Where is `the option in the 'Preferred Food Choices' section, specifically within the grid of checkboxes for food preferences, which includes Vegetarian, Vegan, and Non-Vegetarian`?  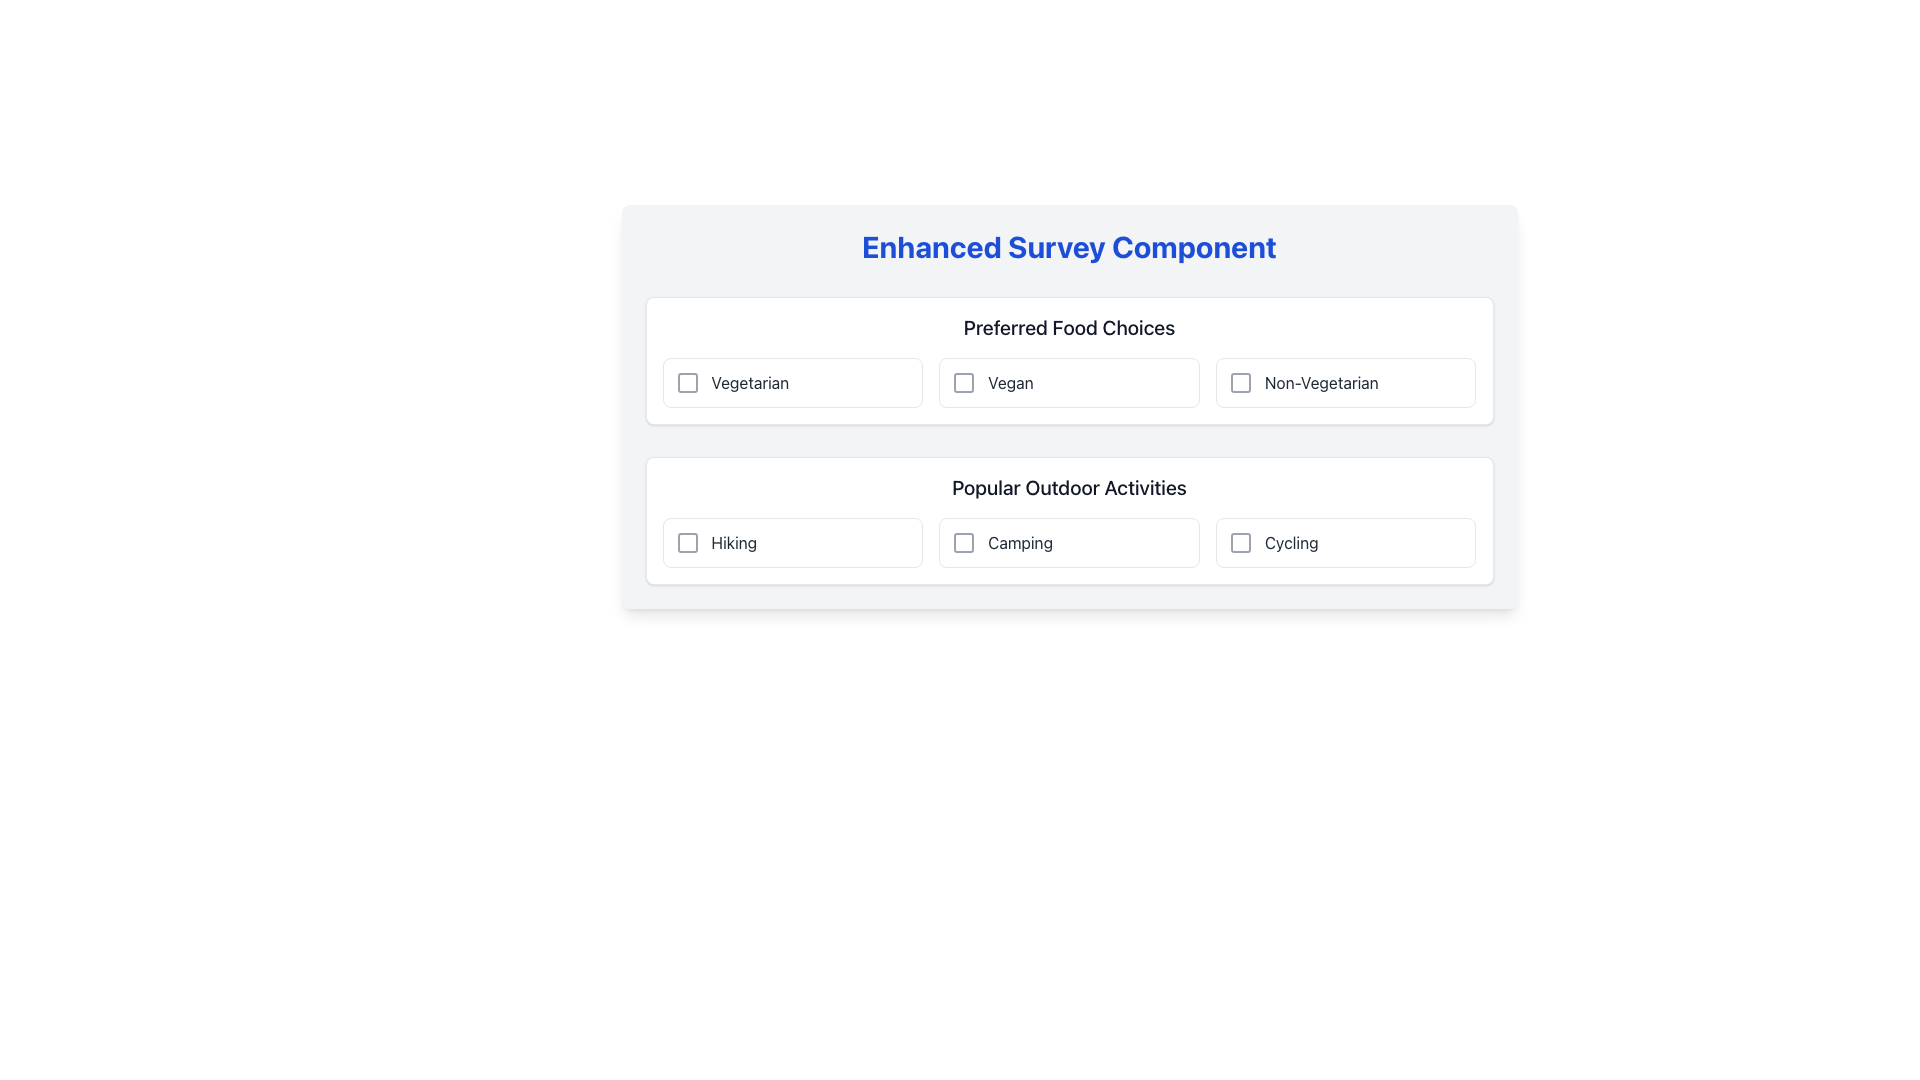 the option in the 'Preferred Food Choices' section, specifically within the grid of checkboxes for food preferences, which includes Vegetarian, Vegan, and Non-Vegetarian is located at coordinates (1068, 382).